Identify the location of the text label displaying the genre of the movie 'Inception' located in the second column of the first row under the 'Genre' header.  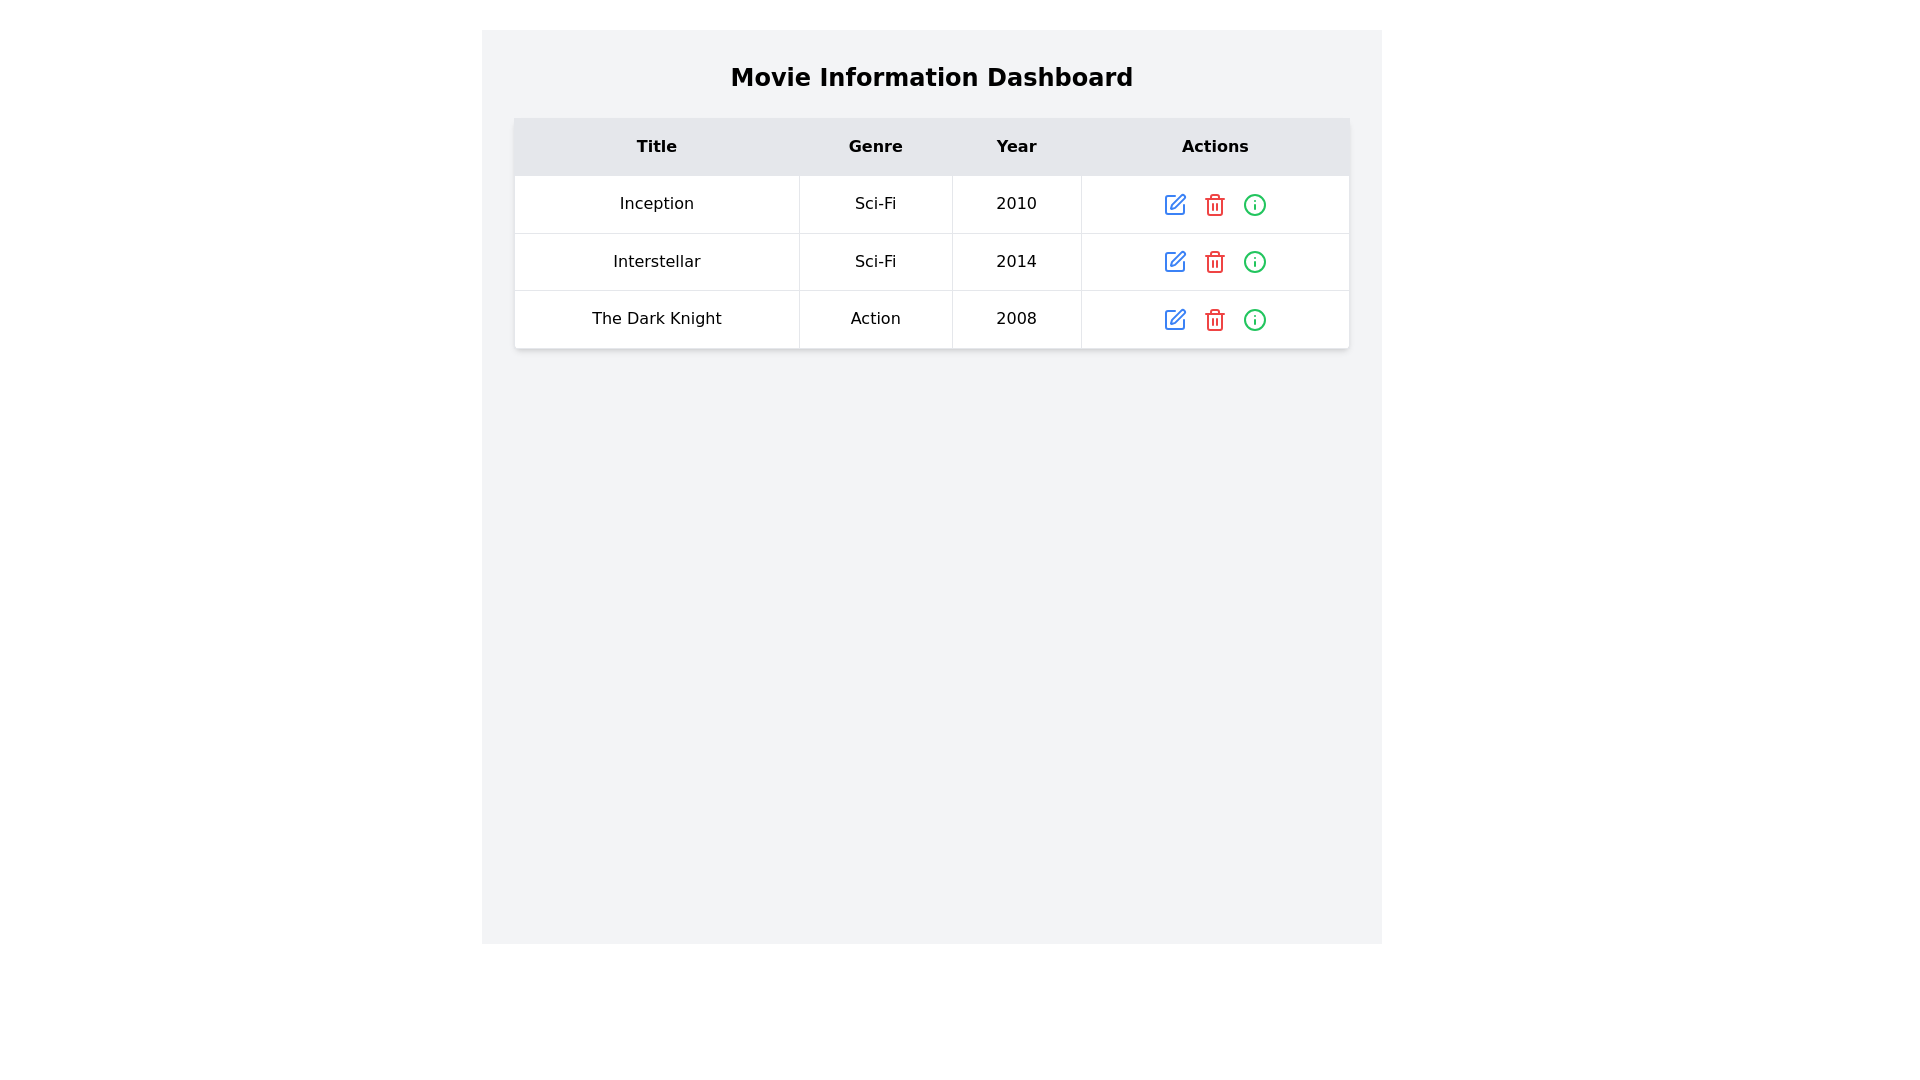
(875, 204).